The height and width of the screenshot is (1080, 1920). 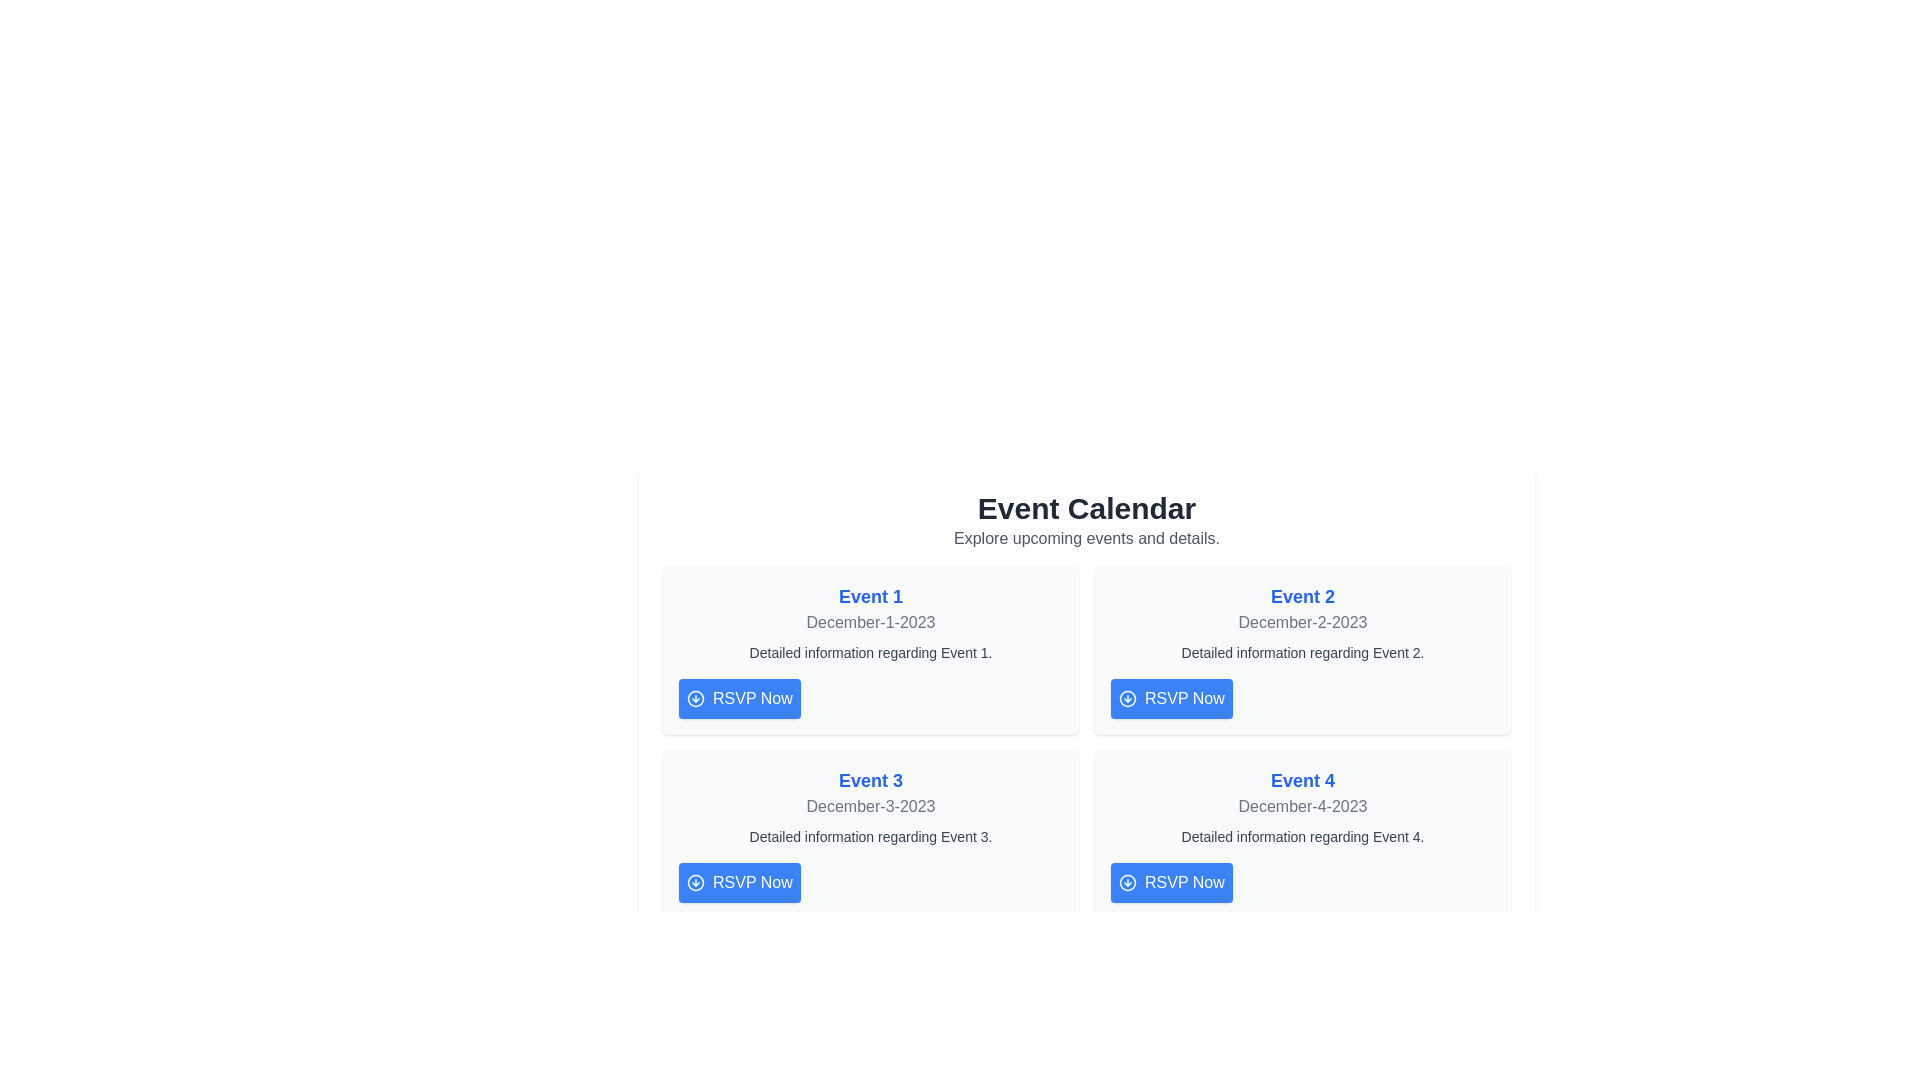 What do you see at coordinates (1085, 538) in the screenshot?
I see `the Static text label that provides a brief description for the 'Event Calendar' header, located directly below it` at bounding box center [1085, 538].